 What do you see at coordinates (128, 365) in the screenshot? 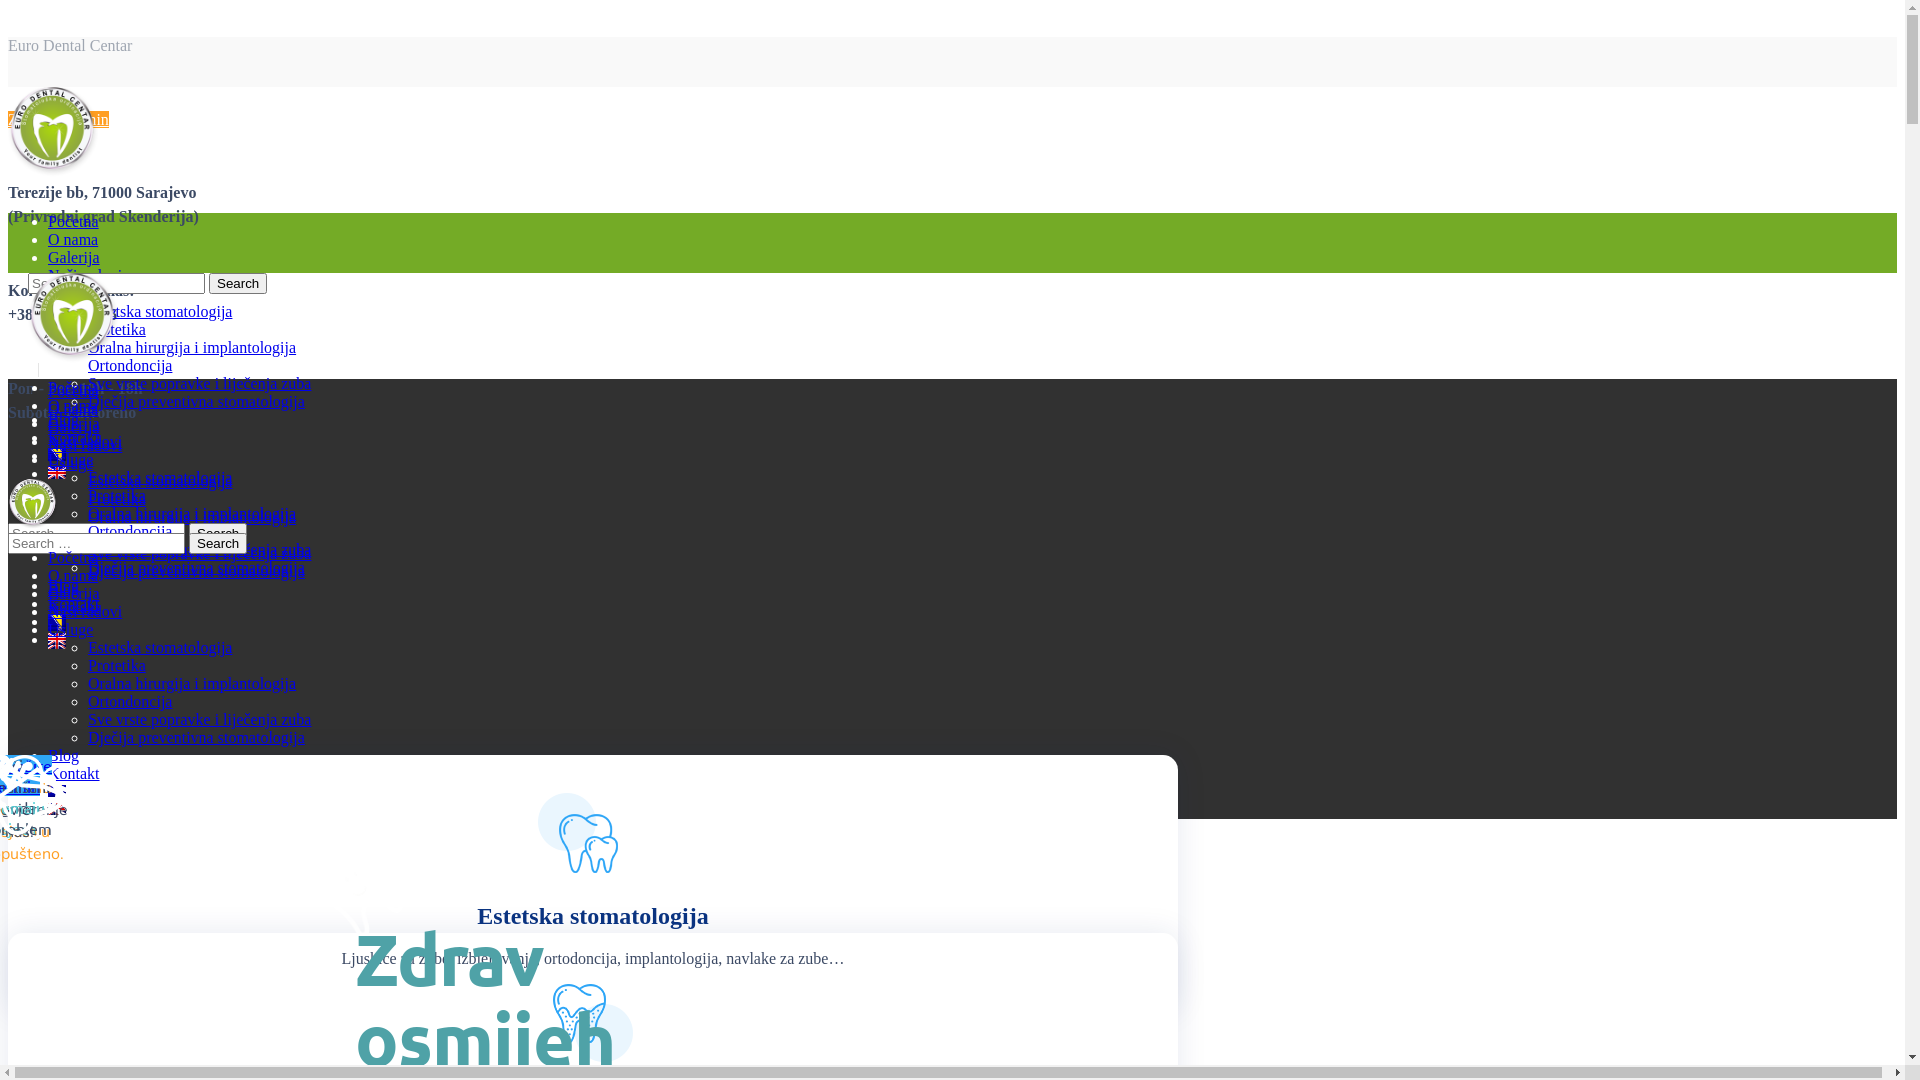
I see `'Ortondoncija'` at bounding box center [128, 365].